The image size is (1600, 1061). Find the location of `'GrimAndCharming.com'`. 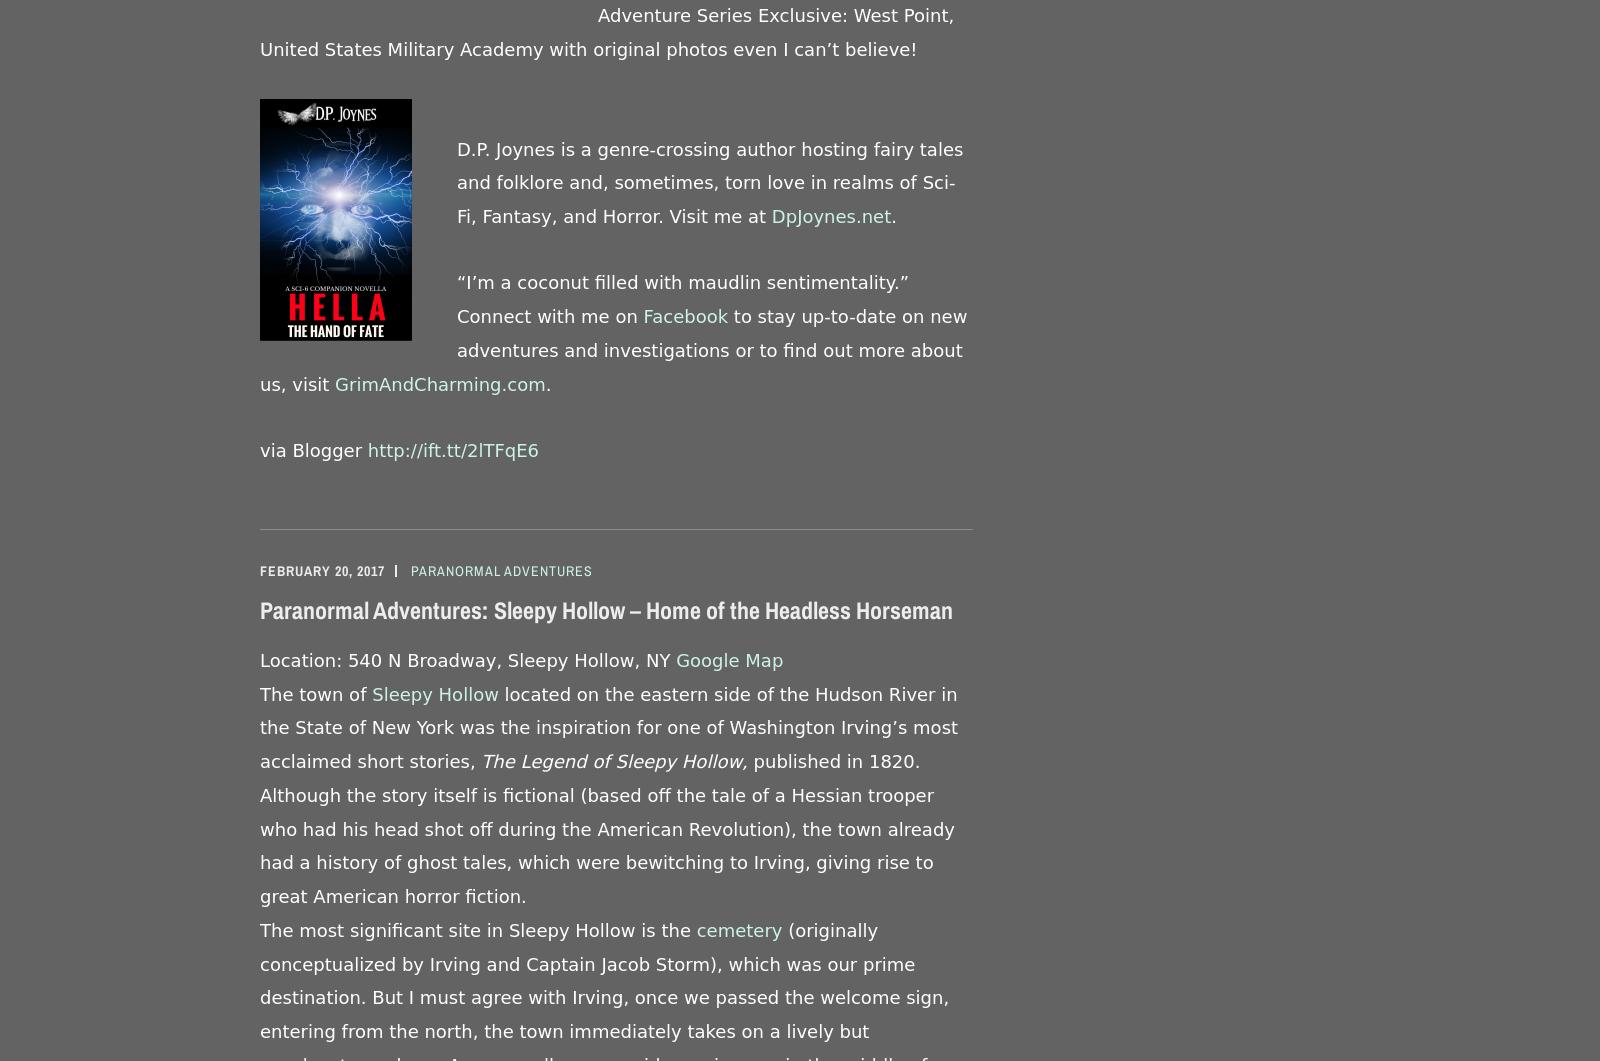

'GrimAndCharming.com' is located at coordinates (439, 383).